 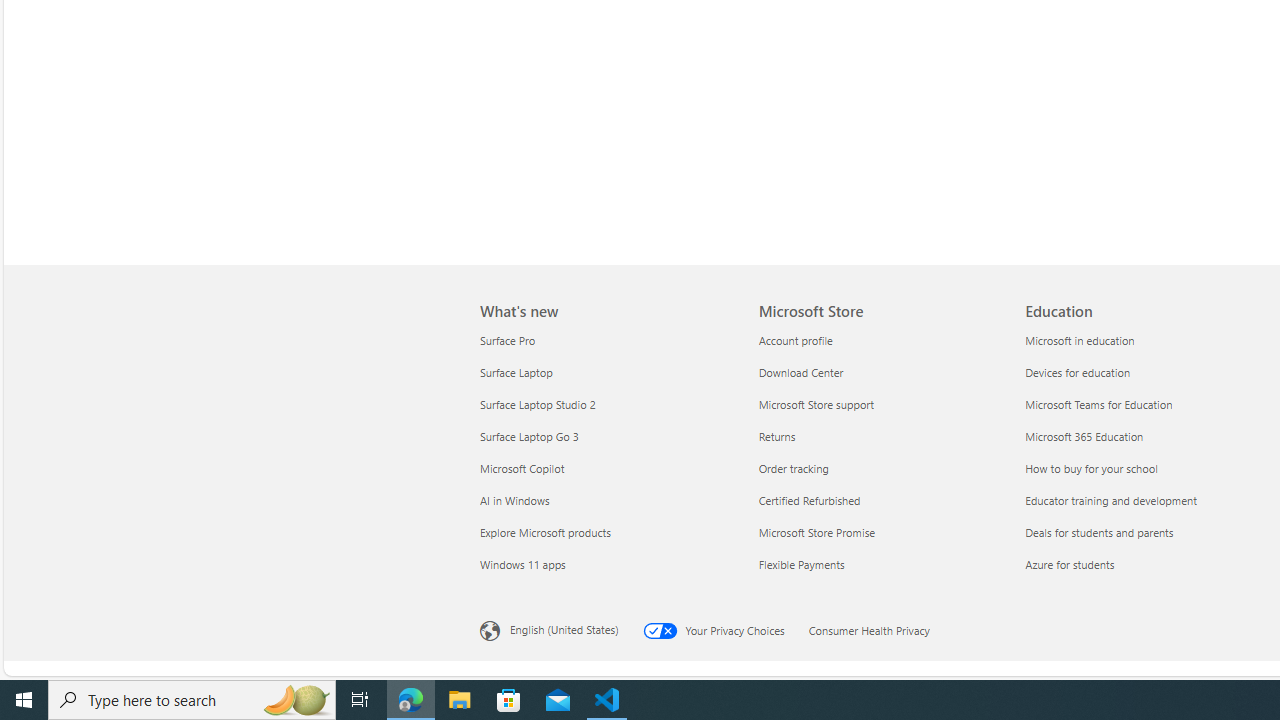 What do you see at coordinates (775, 434) in the screenshot?
I see `'Returns Microsoft Store'` at bounding box center [775, 434].